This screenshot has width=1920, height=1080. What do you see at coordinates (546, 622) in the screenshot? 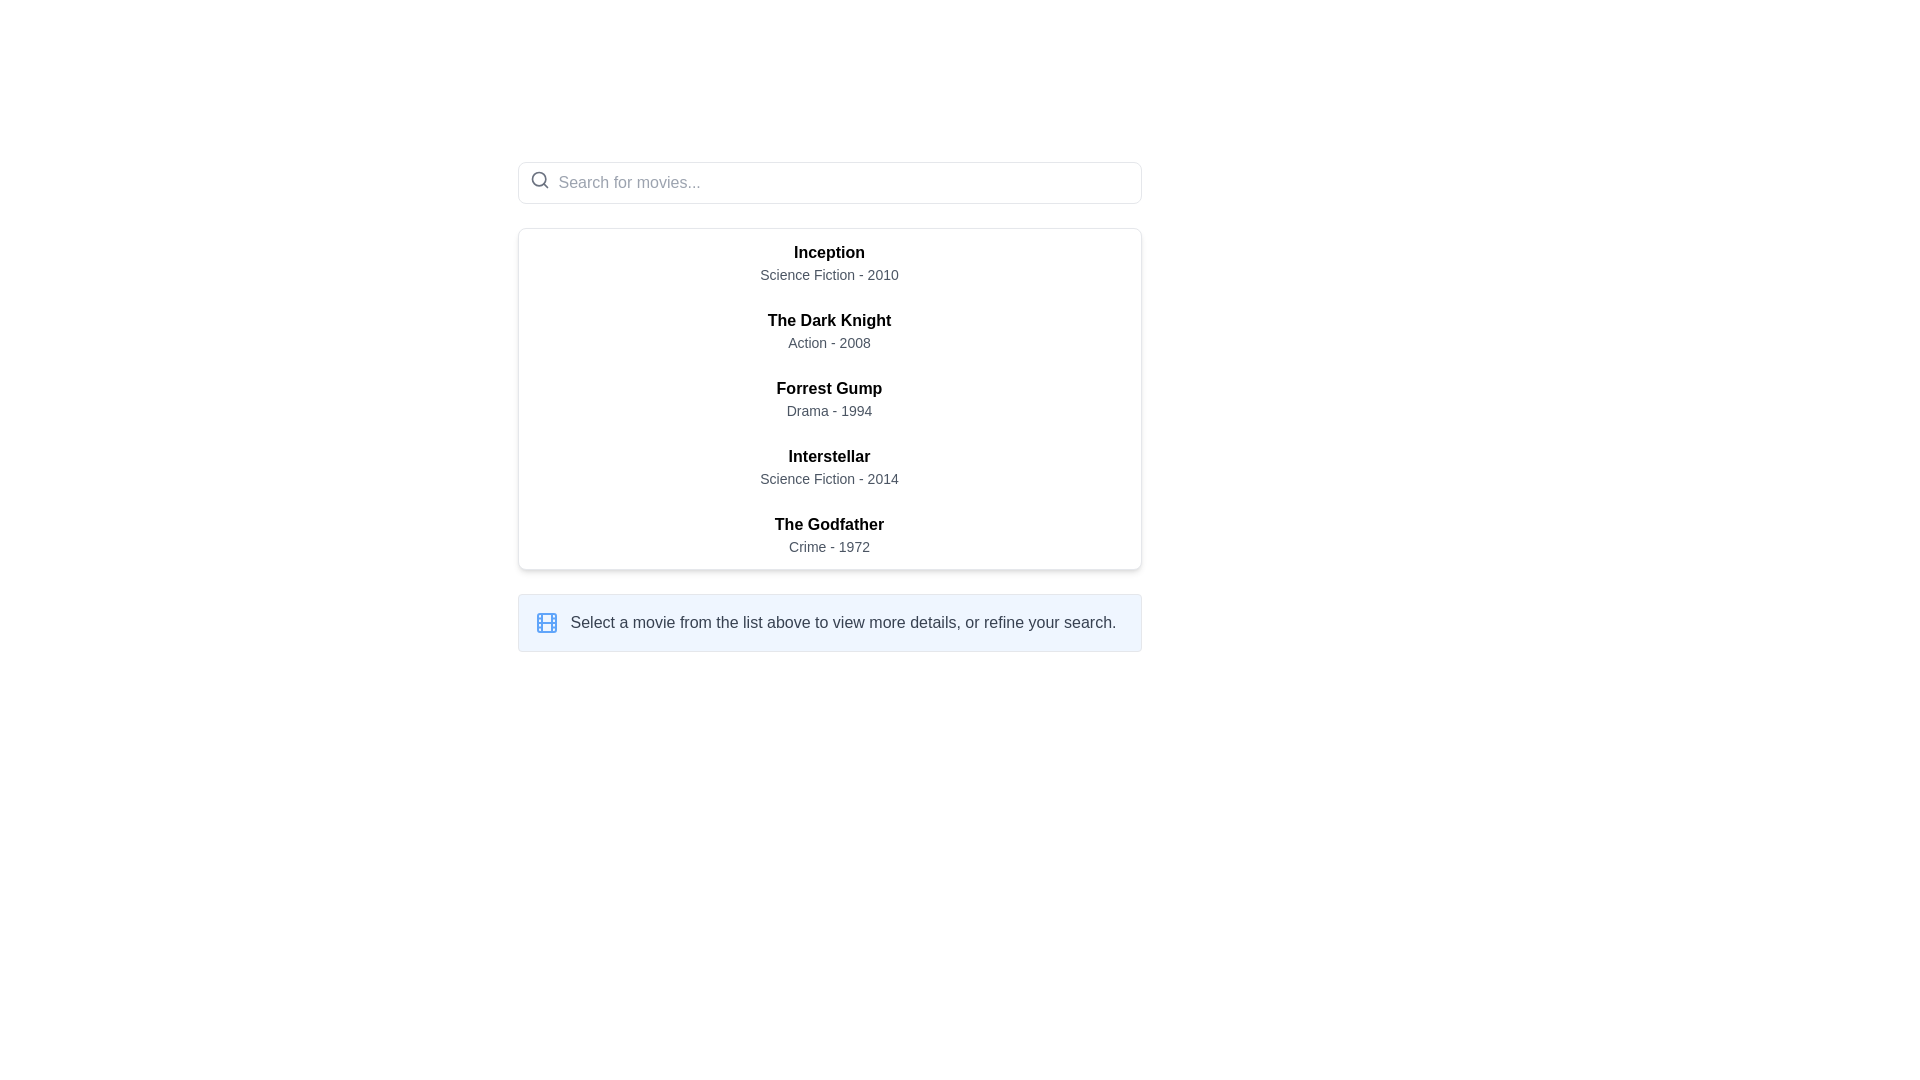
I see `the film reel icon styled with a blue color scheme, which is located to the left of the descriptive text 'Select a movie from the list above` at bounding box center [546, 622].